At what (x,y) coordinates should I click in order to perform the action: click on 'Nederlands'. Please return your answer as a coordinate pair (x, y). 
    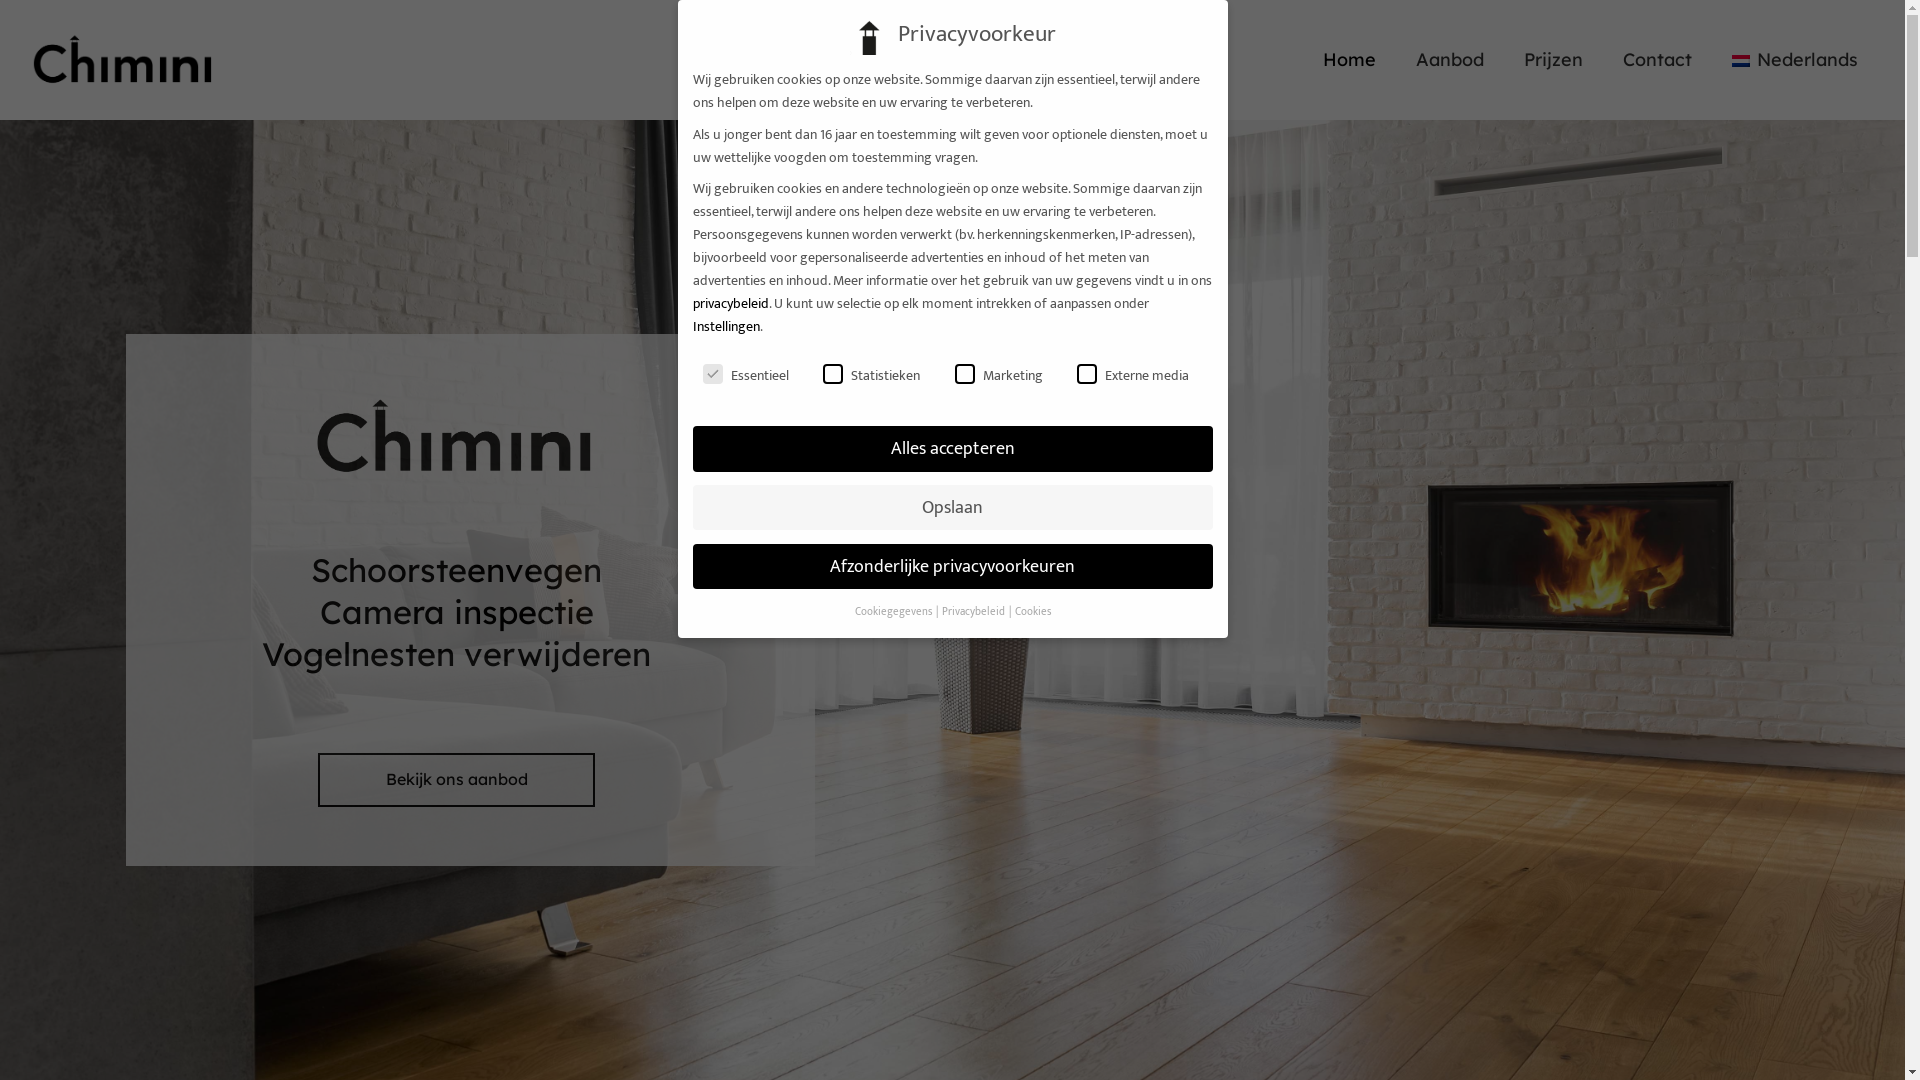
    Looking at the image, I should click on (1795, 59).